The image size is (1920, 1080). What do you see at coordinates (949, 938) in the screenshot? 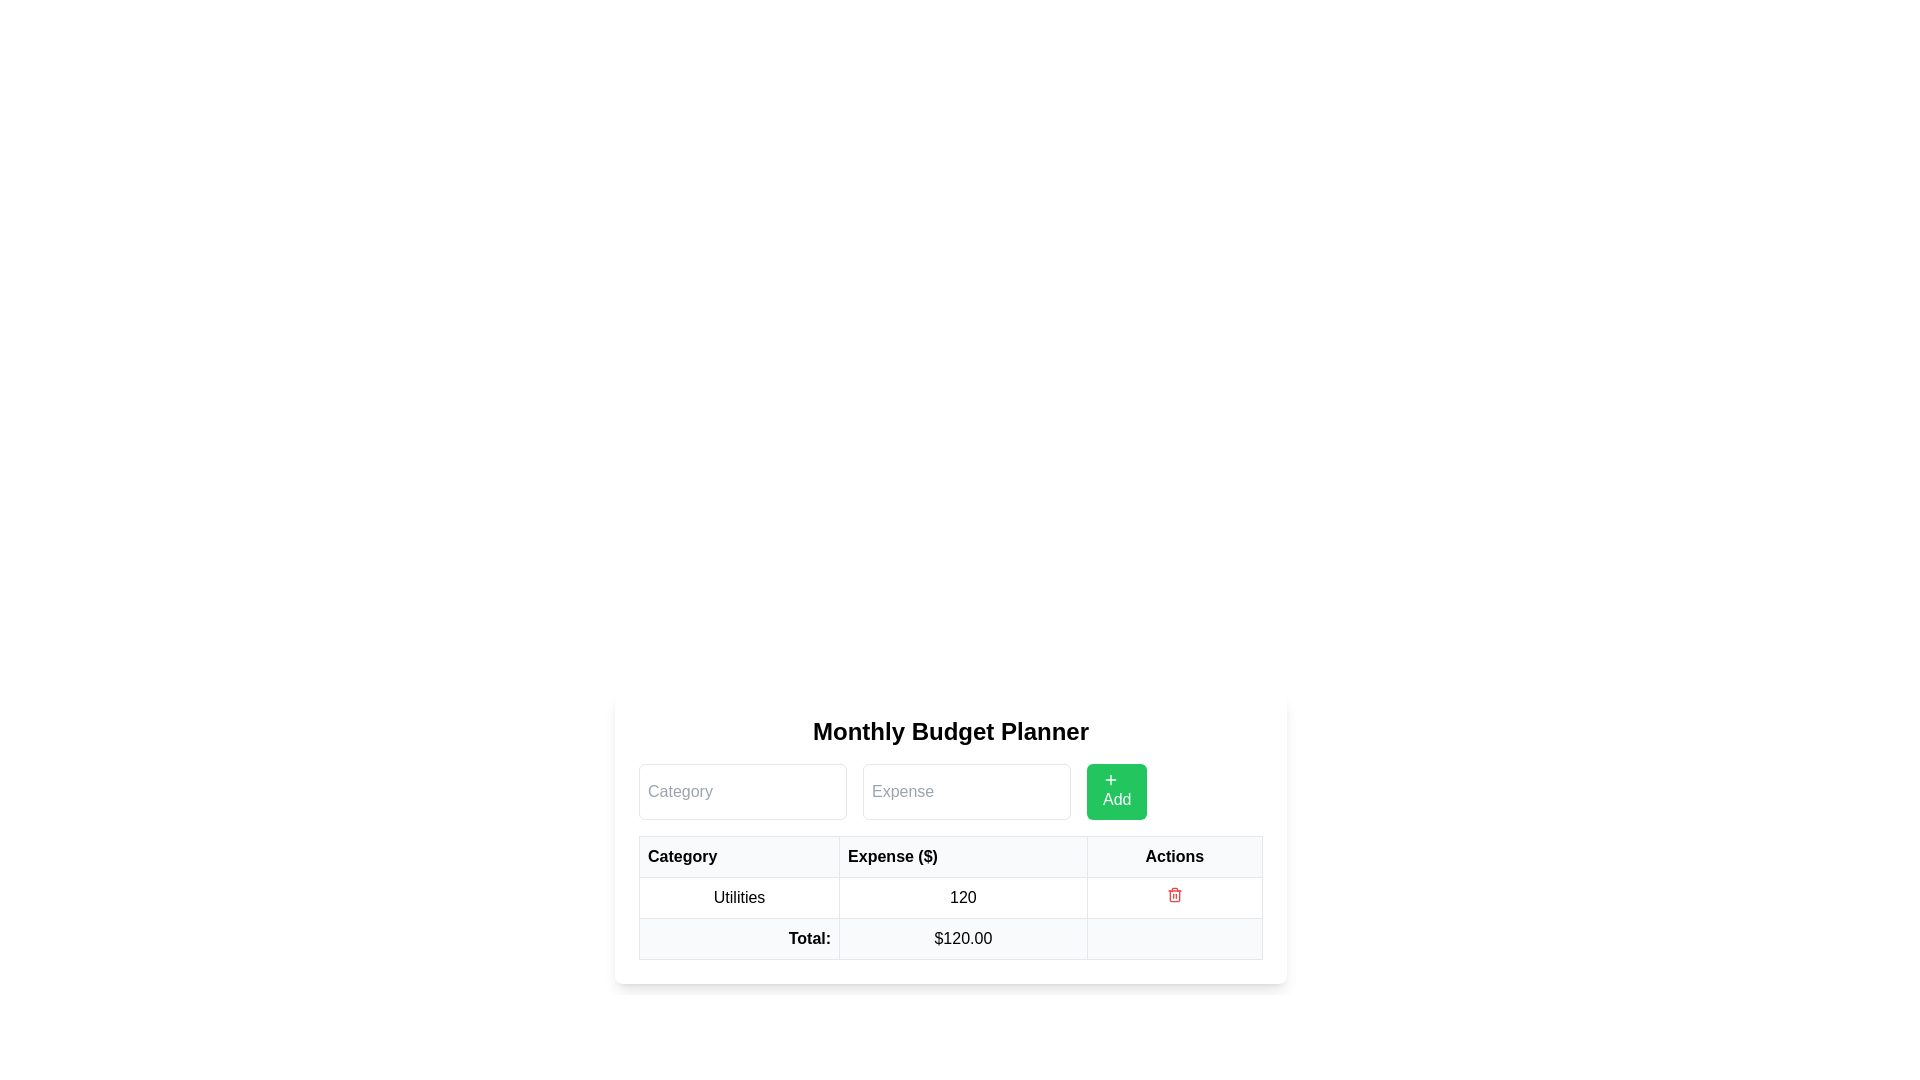
I see `displayed text content from the table row at the bottom of the table body containing 'Total:' and the value '$120.00'` at bounding box center [949, 938].